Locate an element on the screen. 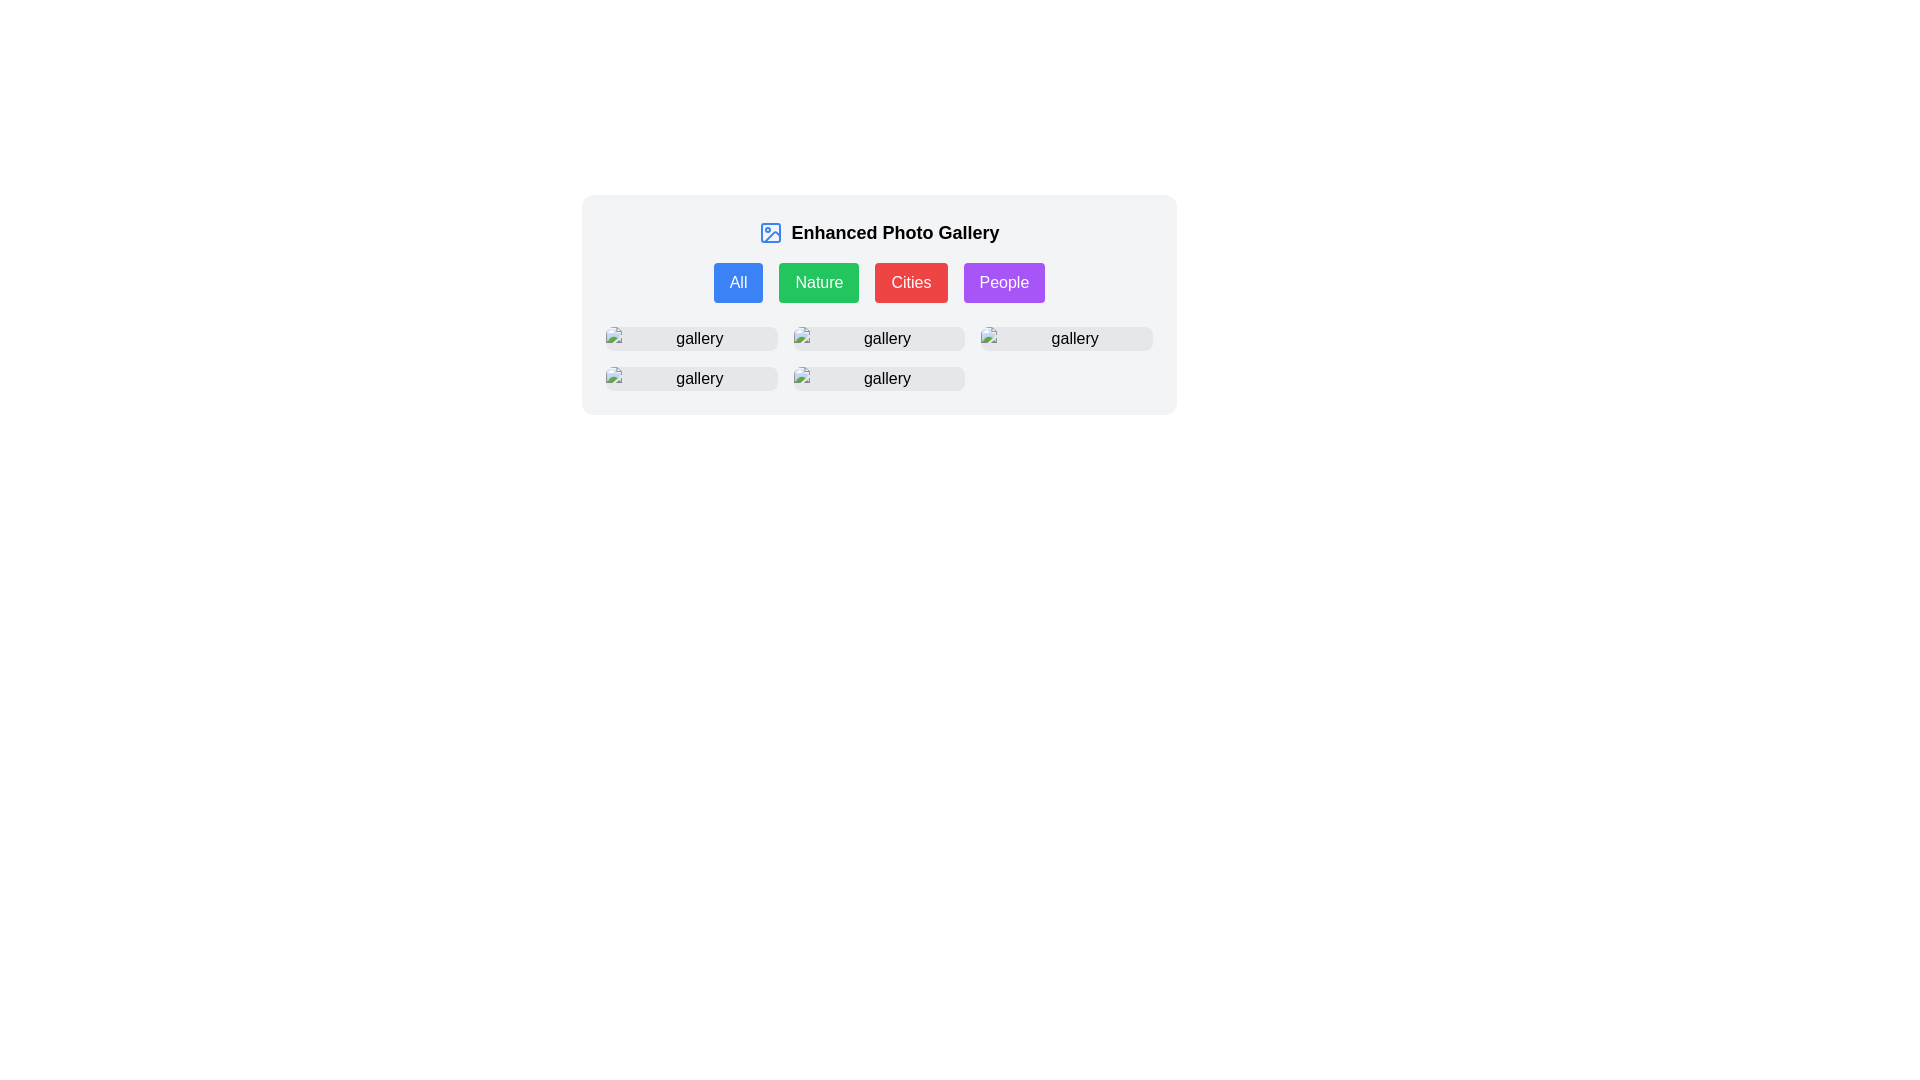 The image size is (1920, 1080). the 'gallery' button, which is a horizontally rectangular interactive component with a light gray background and rounded corners, featuring a mountain and sun icon on the left is located at coordinates (879, 338).